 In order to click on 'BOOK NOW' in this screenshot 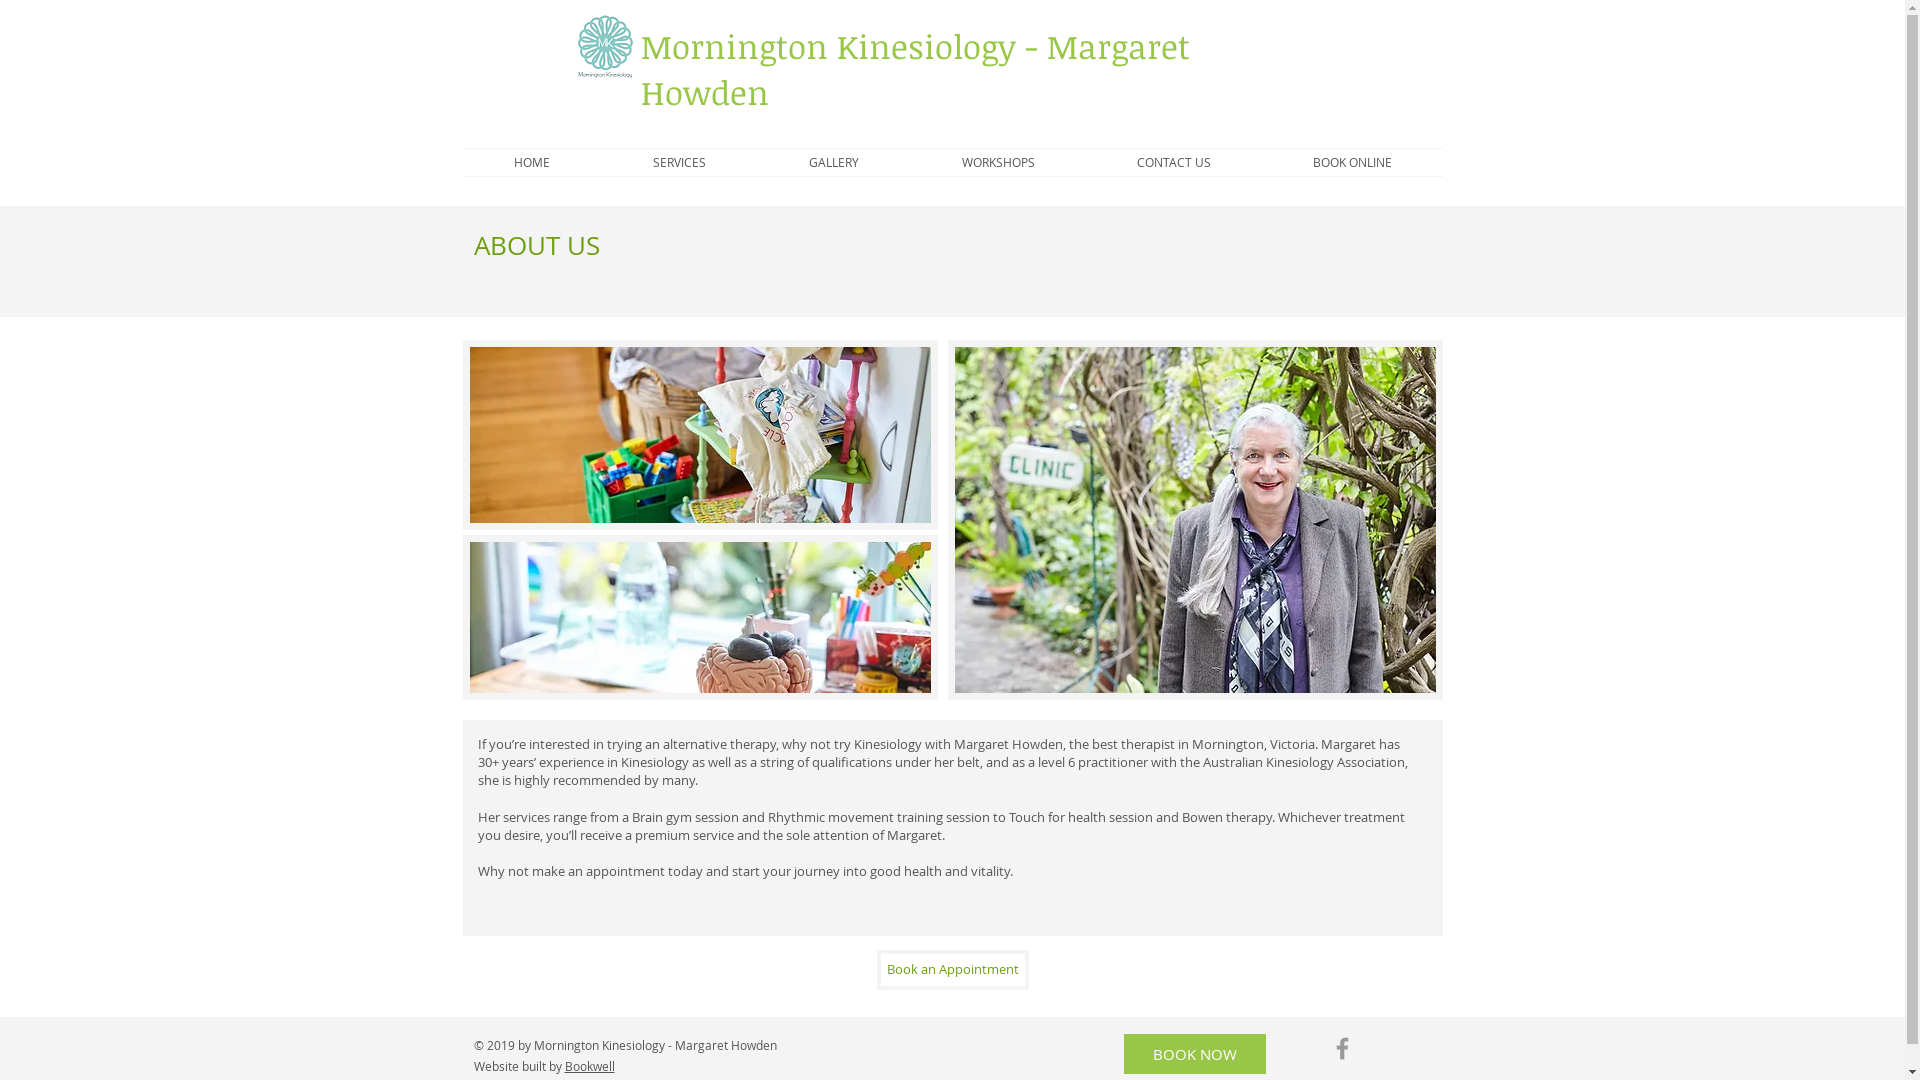, I will do `click(1195, 1052)`.